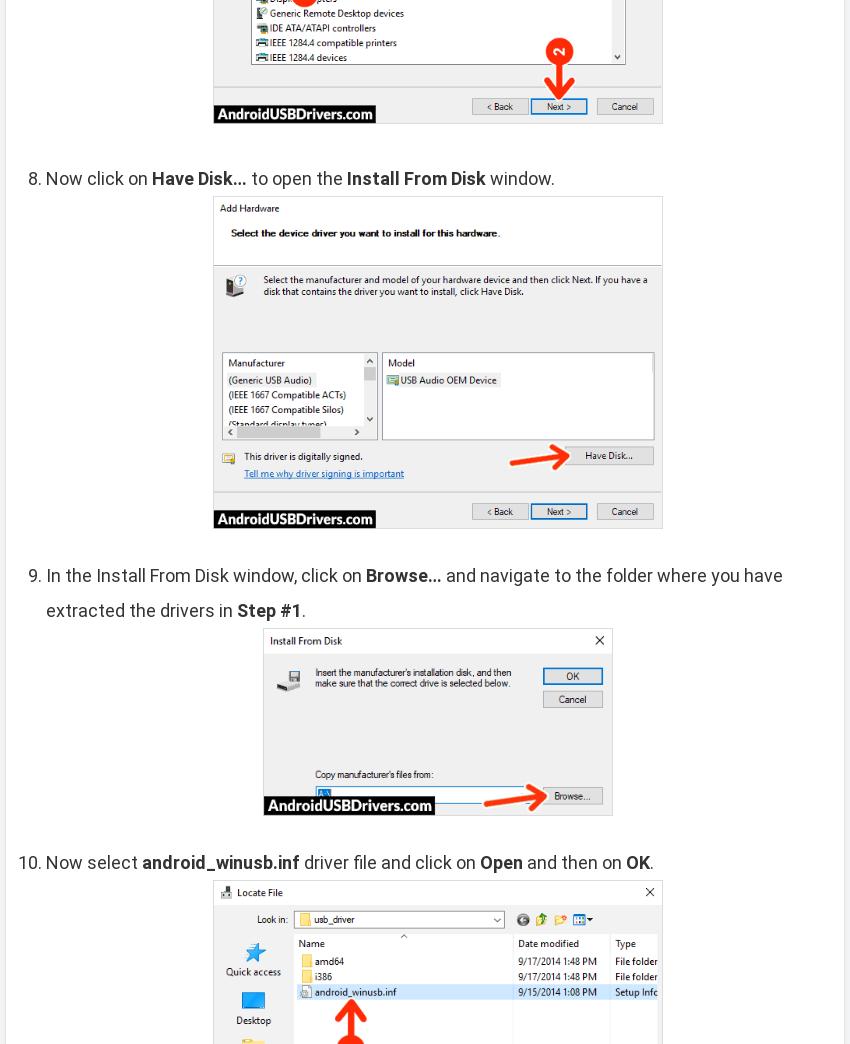 This screenshot has height=1044, width=850. Describe the element at coordinates (93, 861) in the screenshot. I see `'Now select'` at that location.